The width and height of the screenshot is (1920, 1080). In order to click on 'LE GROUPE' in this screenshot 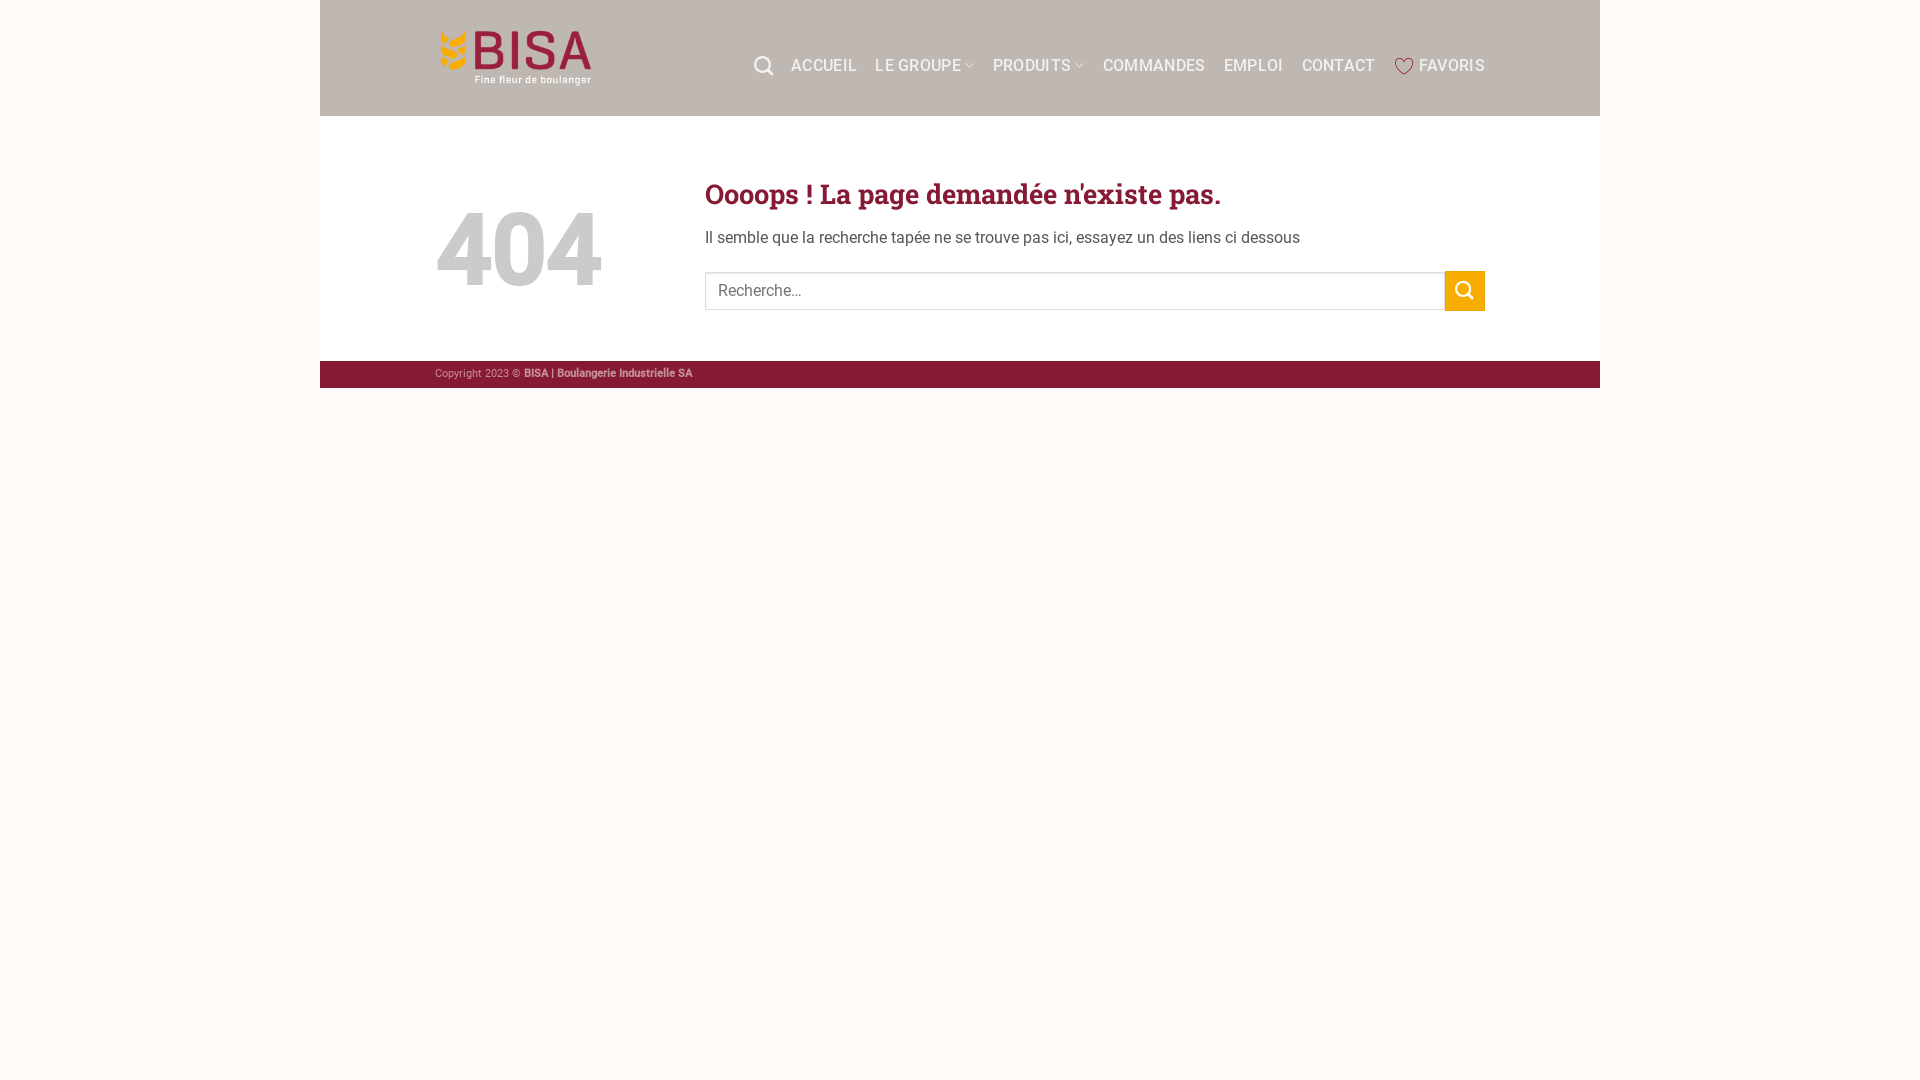, I will do `click(923, 64)`.